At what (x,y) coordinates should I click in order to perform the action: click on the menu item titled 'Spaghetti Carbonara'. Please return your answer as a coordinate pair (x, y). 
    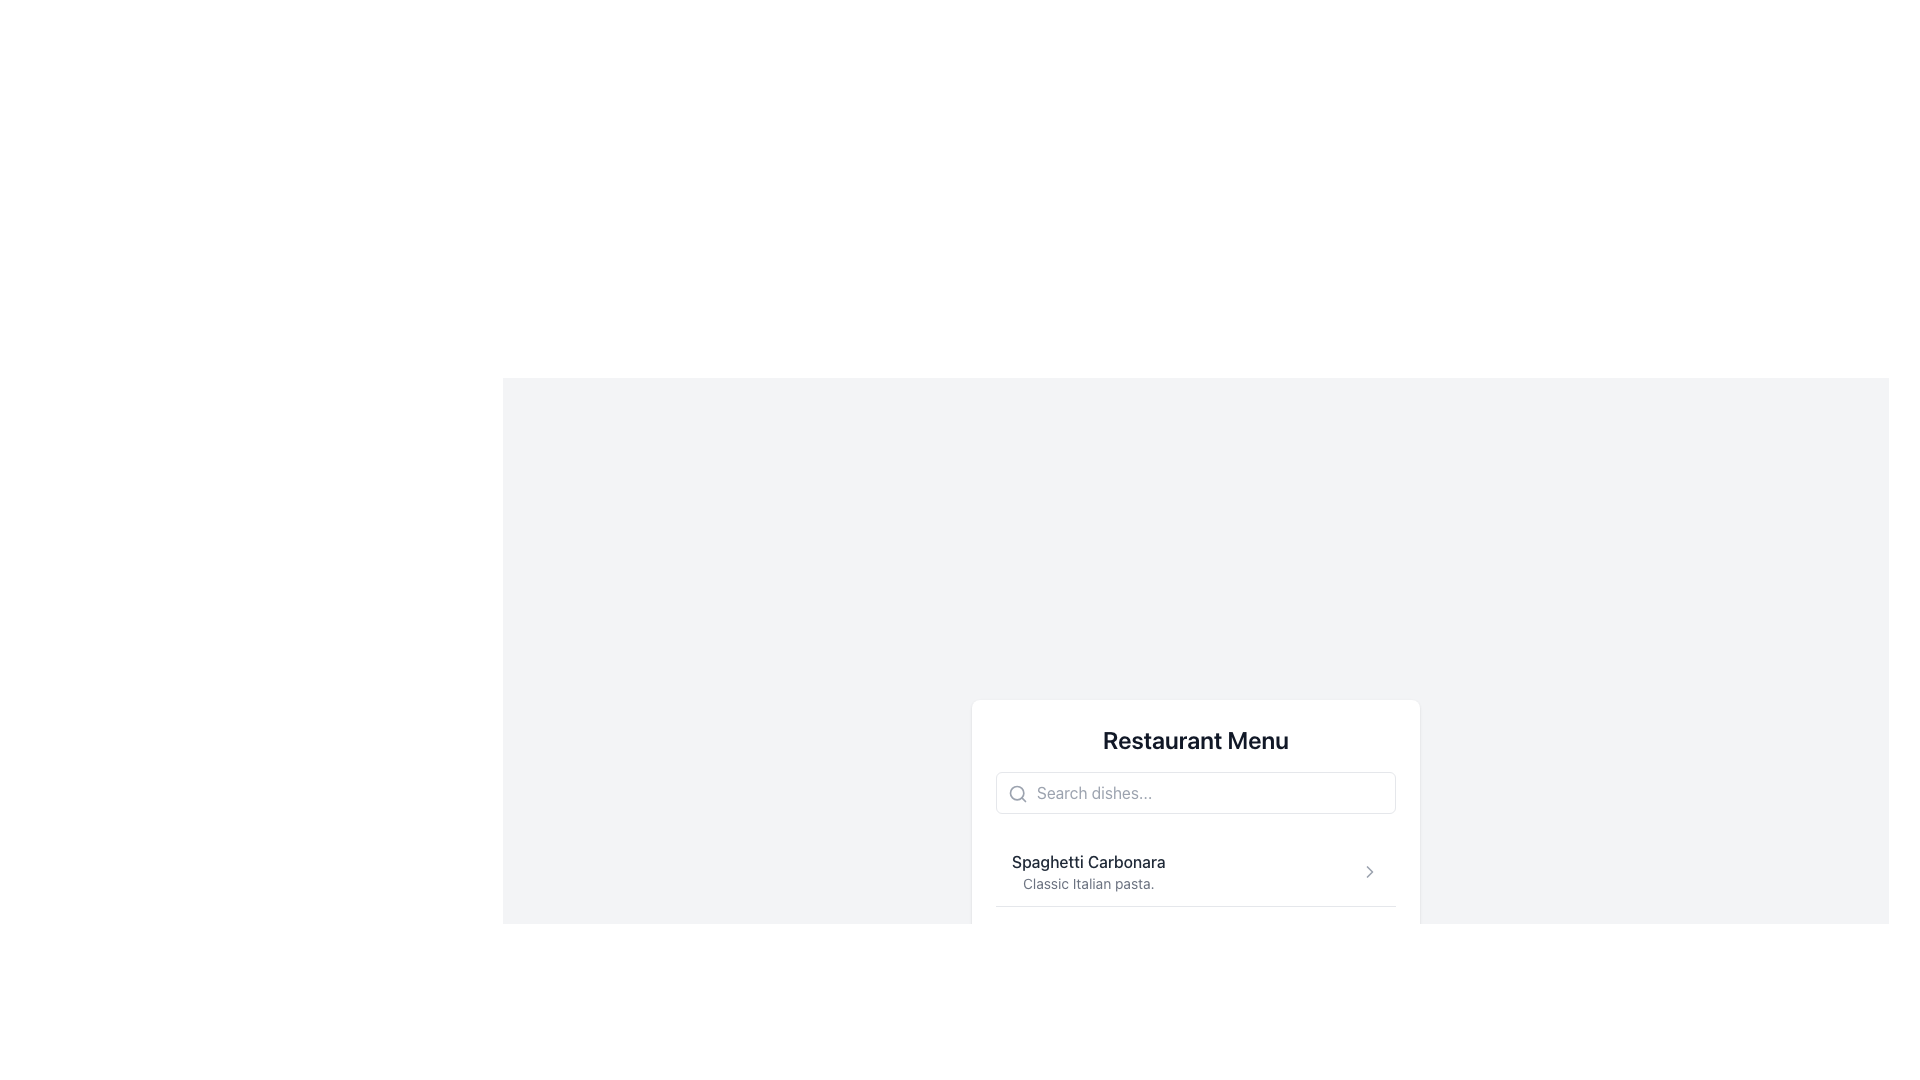
    Looking at the image, I should click on (1195, 870).